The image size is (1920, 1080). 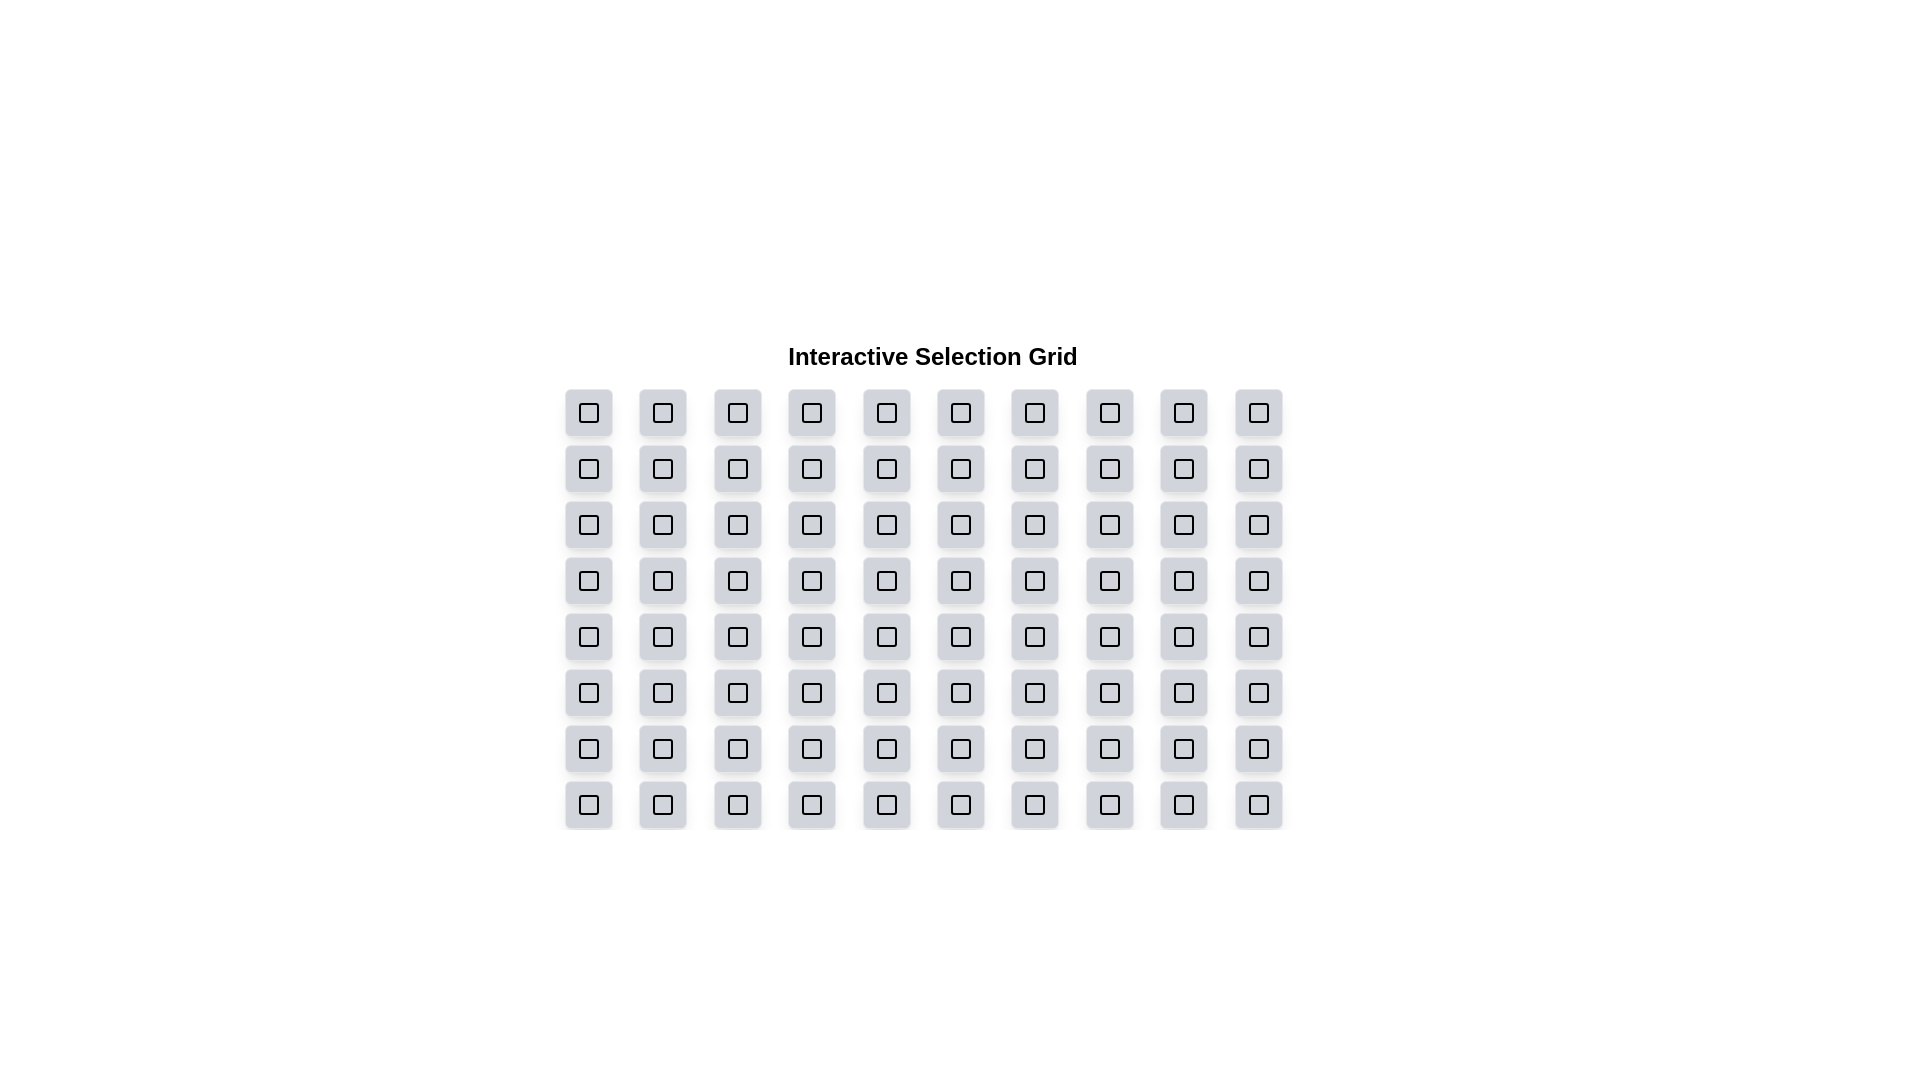 What do you see at coordinates (931, 356) in the screenshot?
I see `the grid title 'Interactive Selection Grid'` at bounding box center [931, 356].